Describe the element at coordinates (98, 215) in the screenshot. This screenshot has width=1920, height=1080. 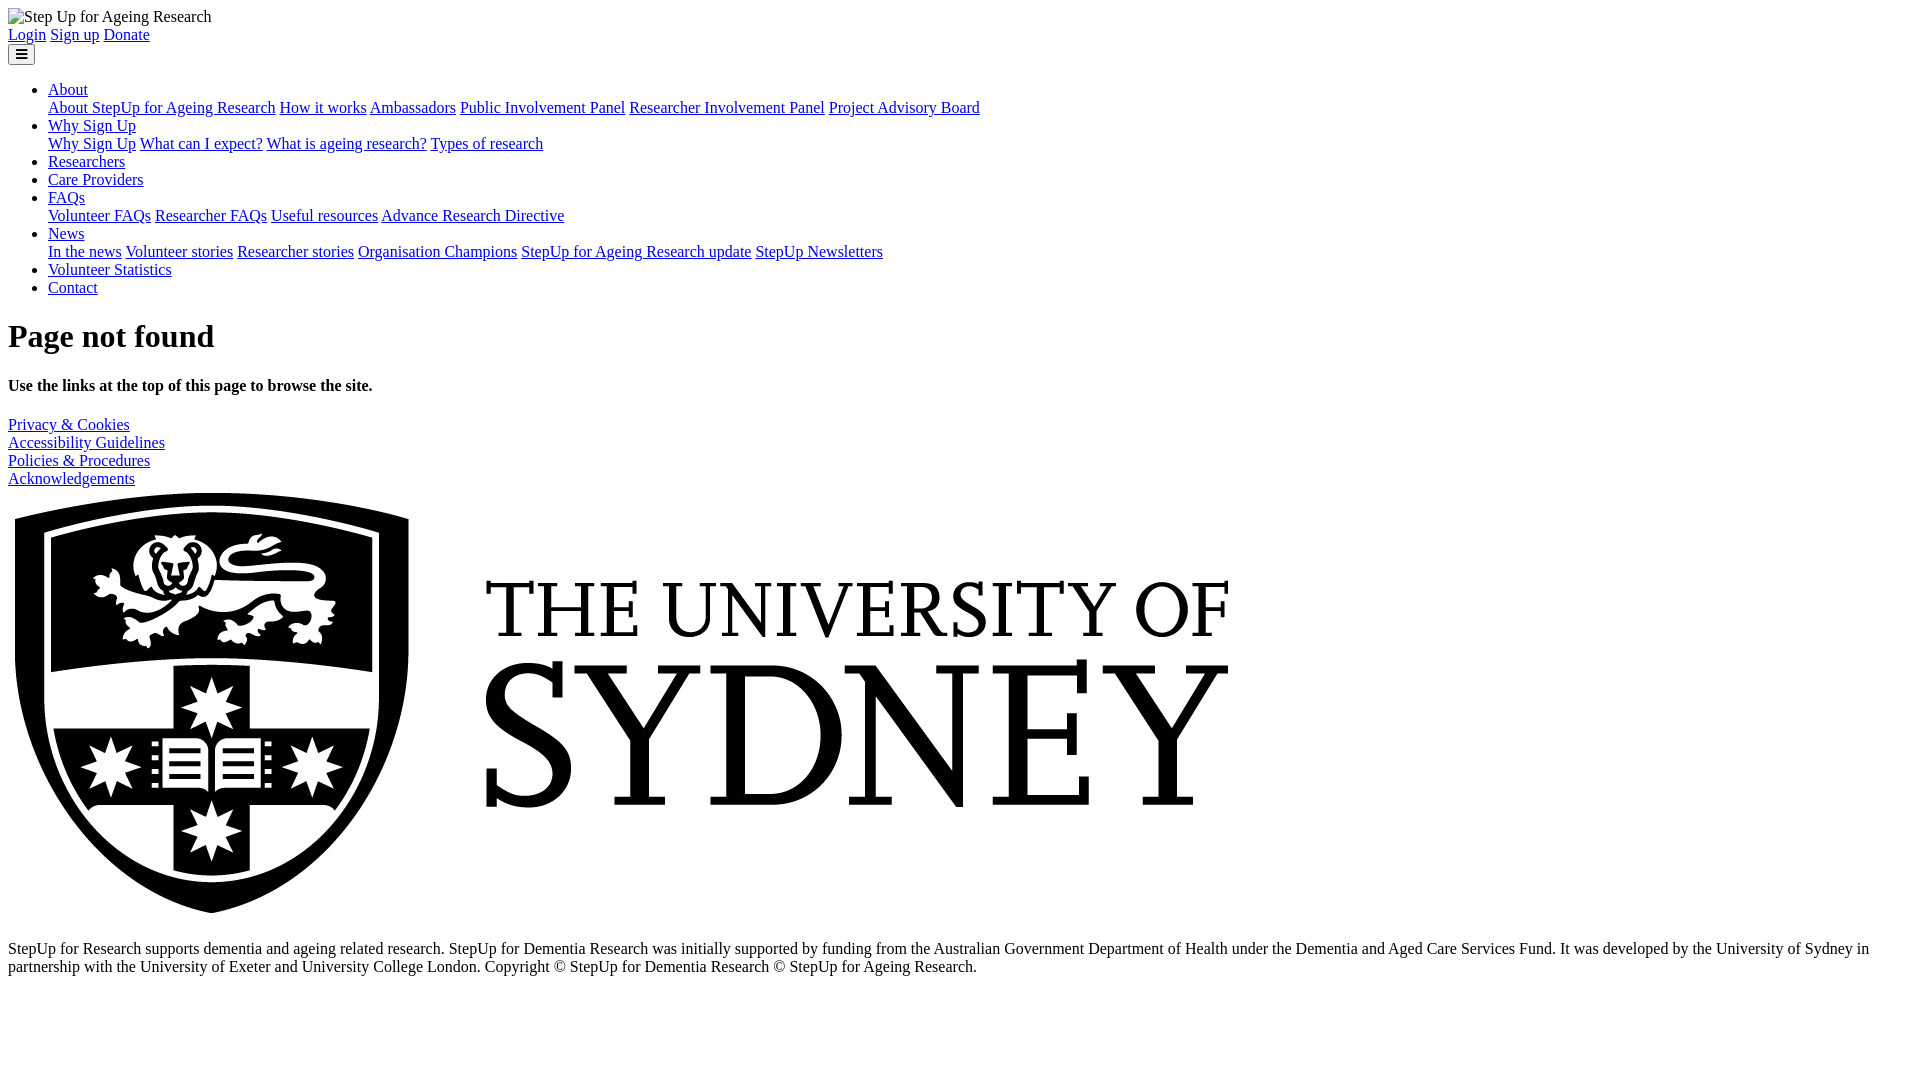
I see `'Volunteer FAQs'` at that location.